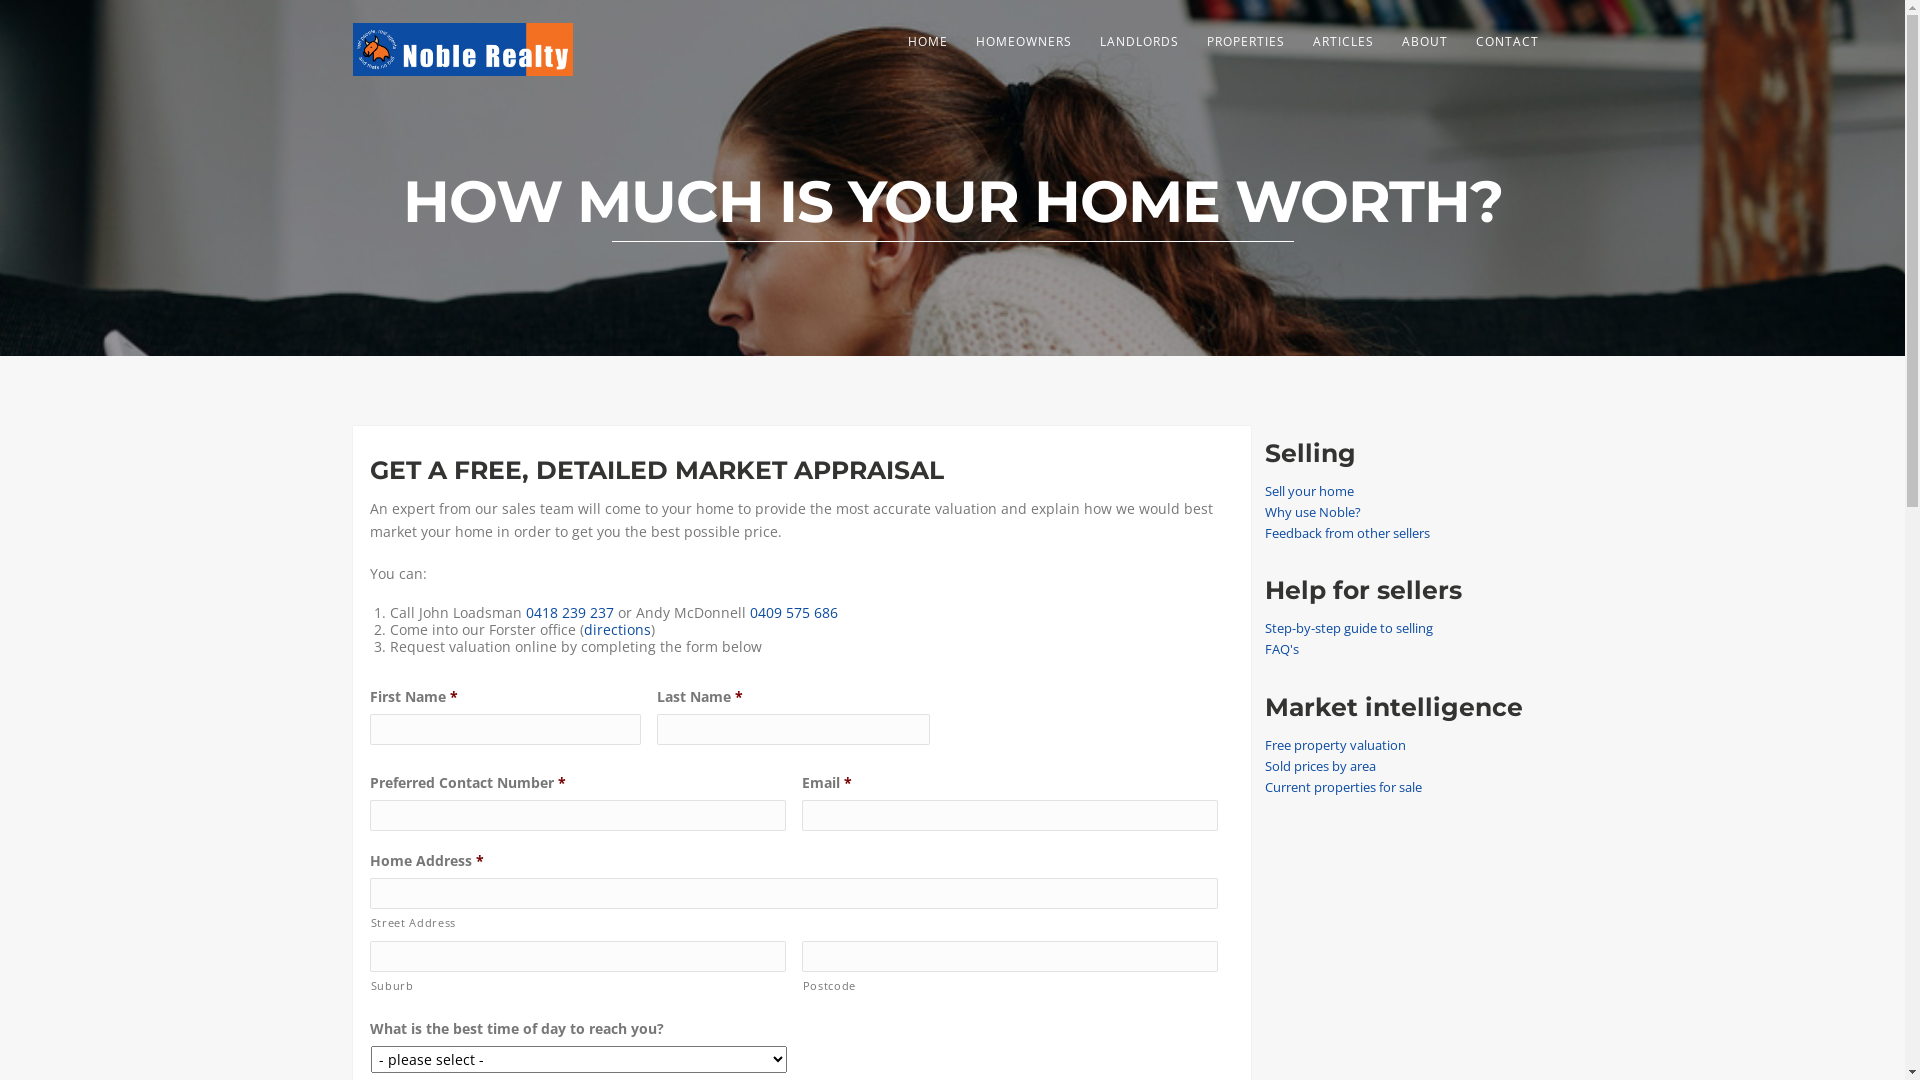 The width and height of the screenshot is (1920, 1080). I want to click on 'ARTICLES', so click(1342, 42).